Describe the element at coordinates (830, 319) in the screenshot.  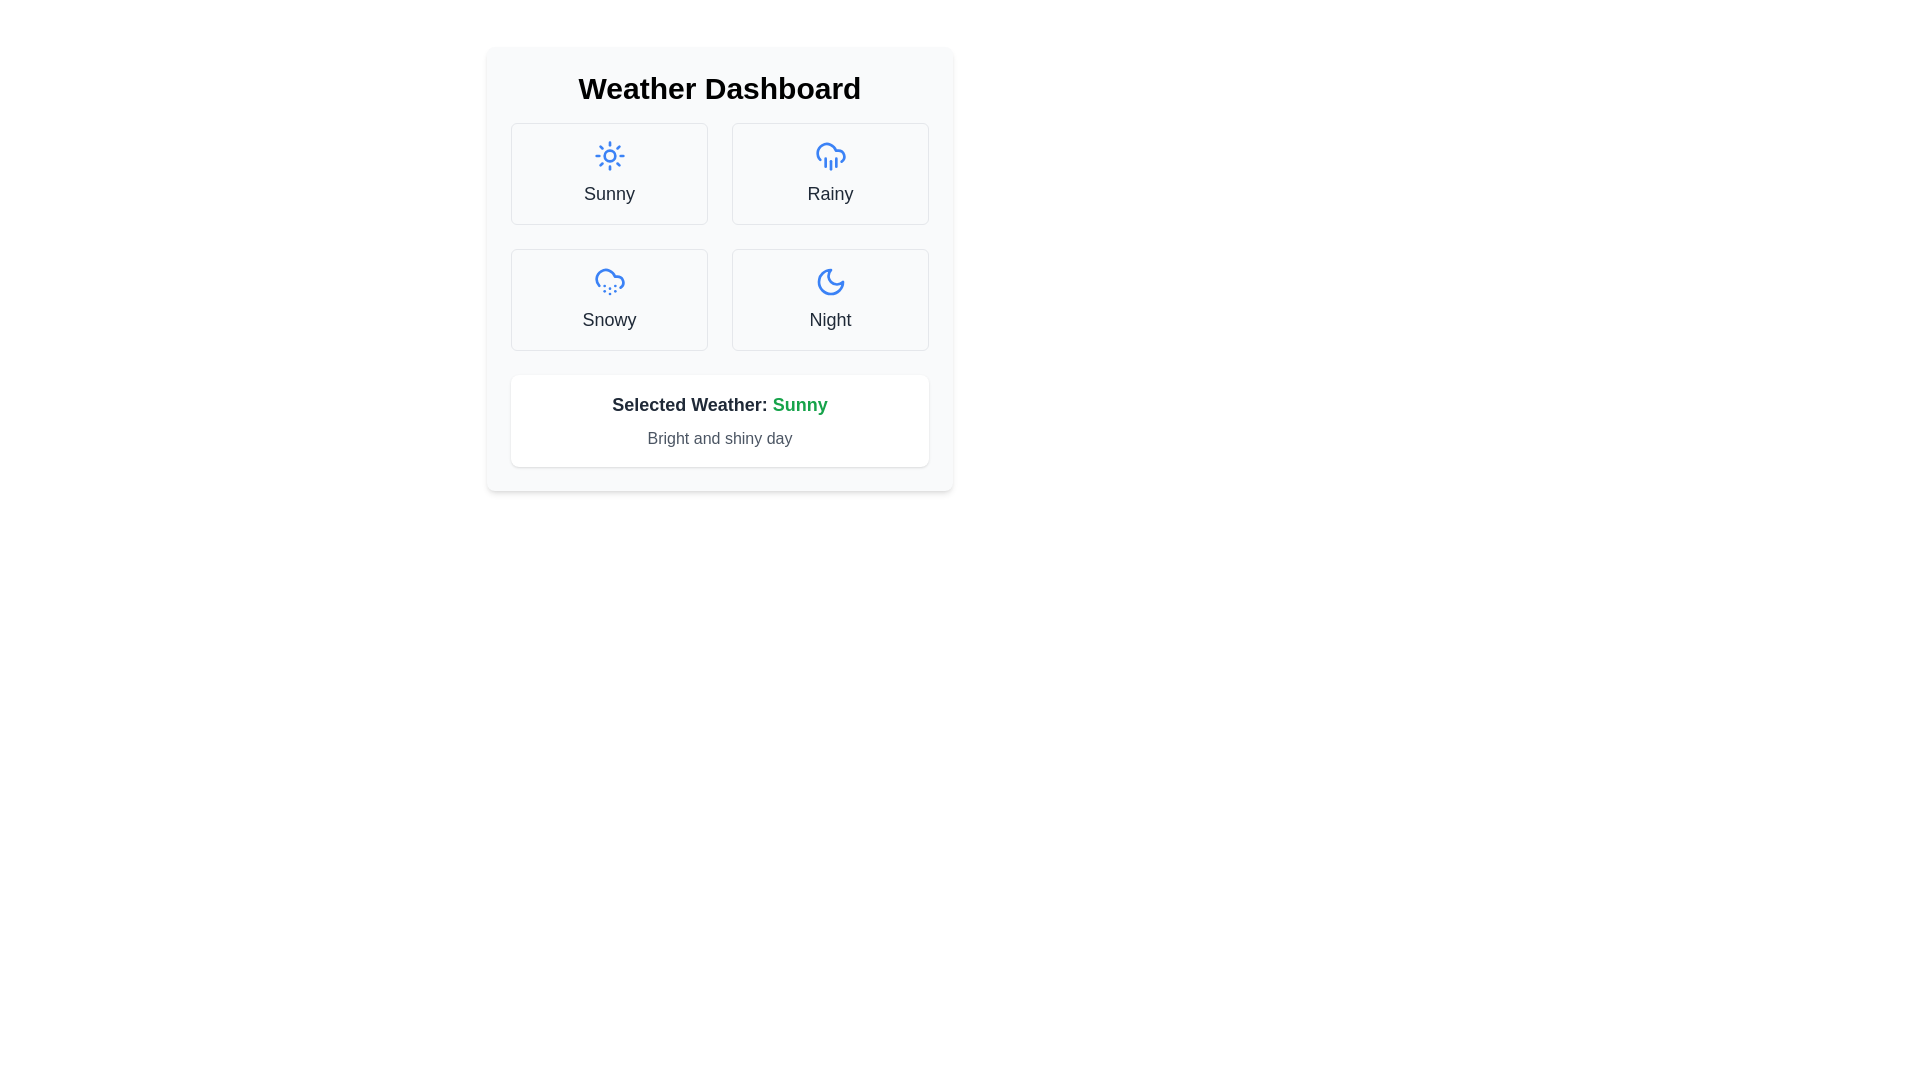
I see `the static text label indicating the 'Night' weather option located in the bottom-right corner of the weather options grid` at that location.